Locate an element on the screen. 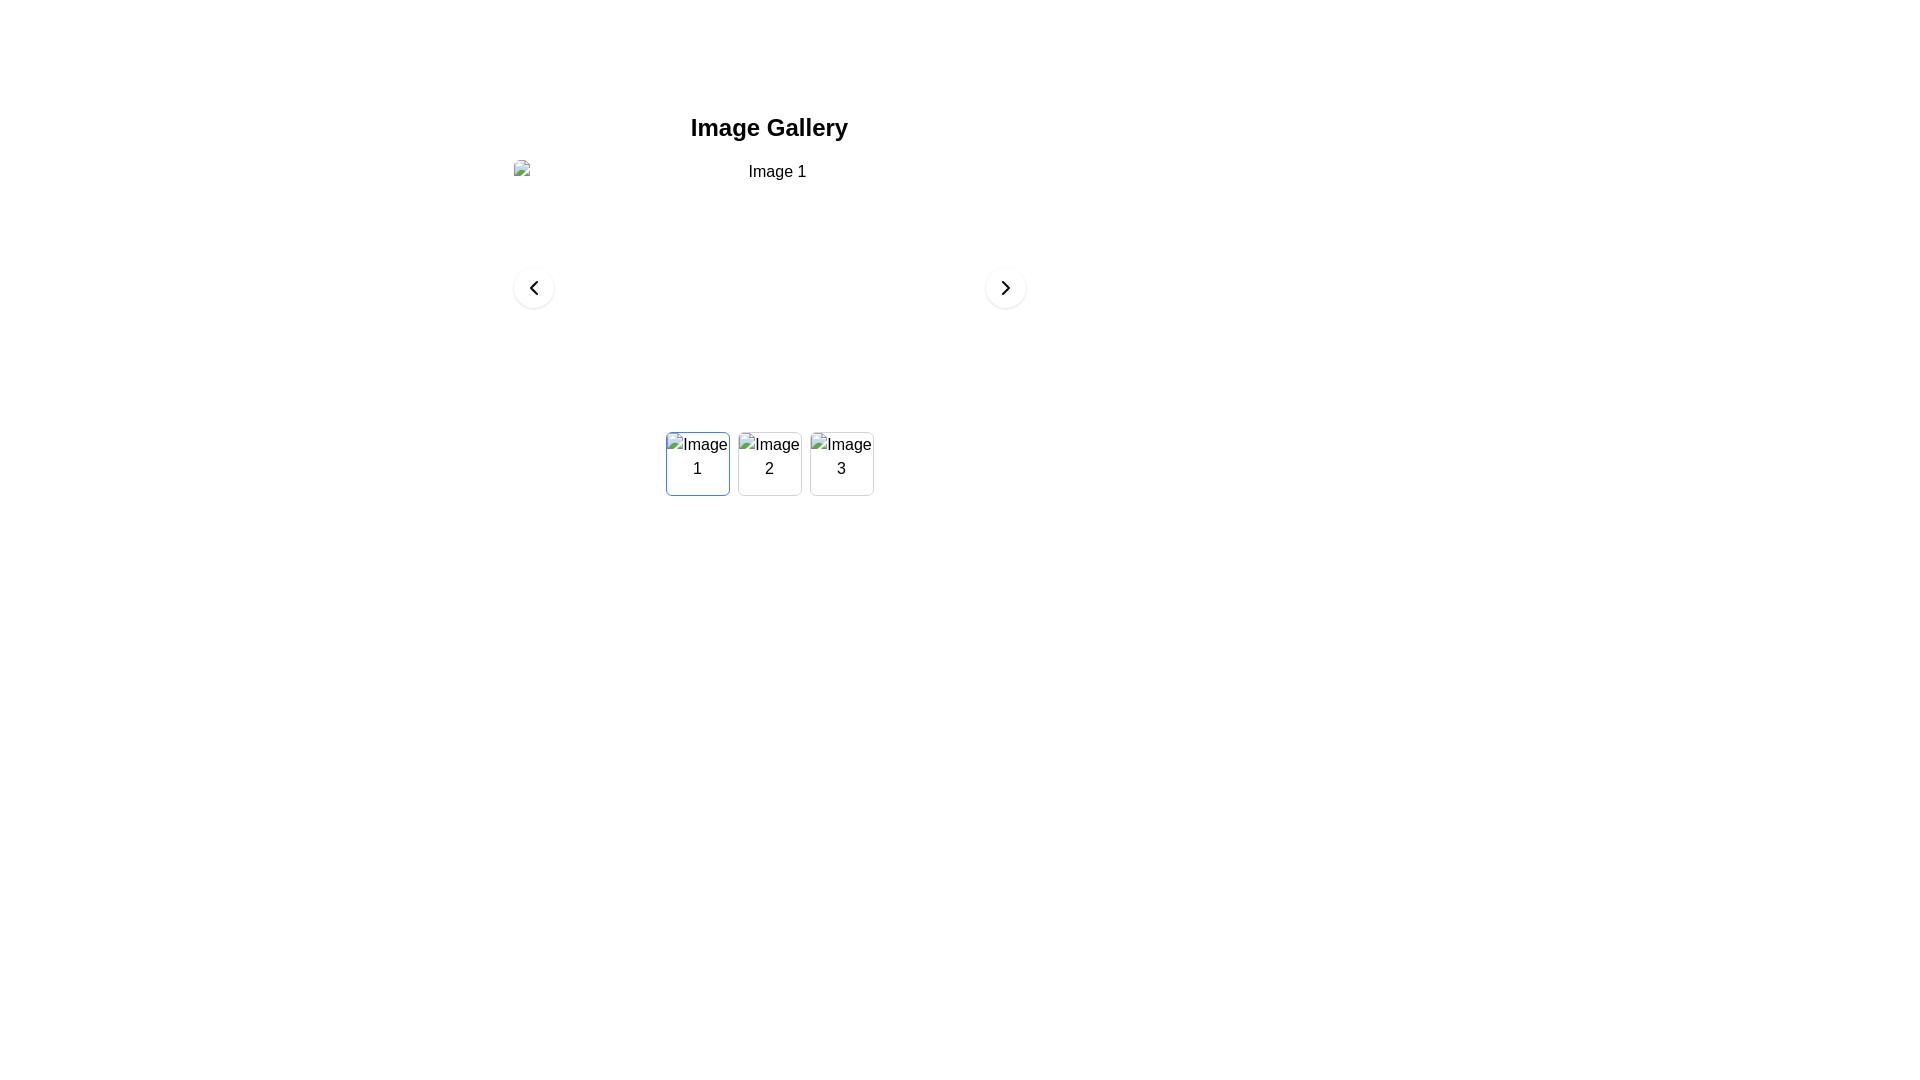 This screenshot has height=1080, width=1920. the thumbnail image with alternative text 'Image 1' from its current position is located at coordinates (697, 463).